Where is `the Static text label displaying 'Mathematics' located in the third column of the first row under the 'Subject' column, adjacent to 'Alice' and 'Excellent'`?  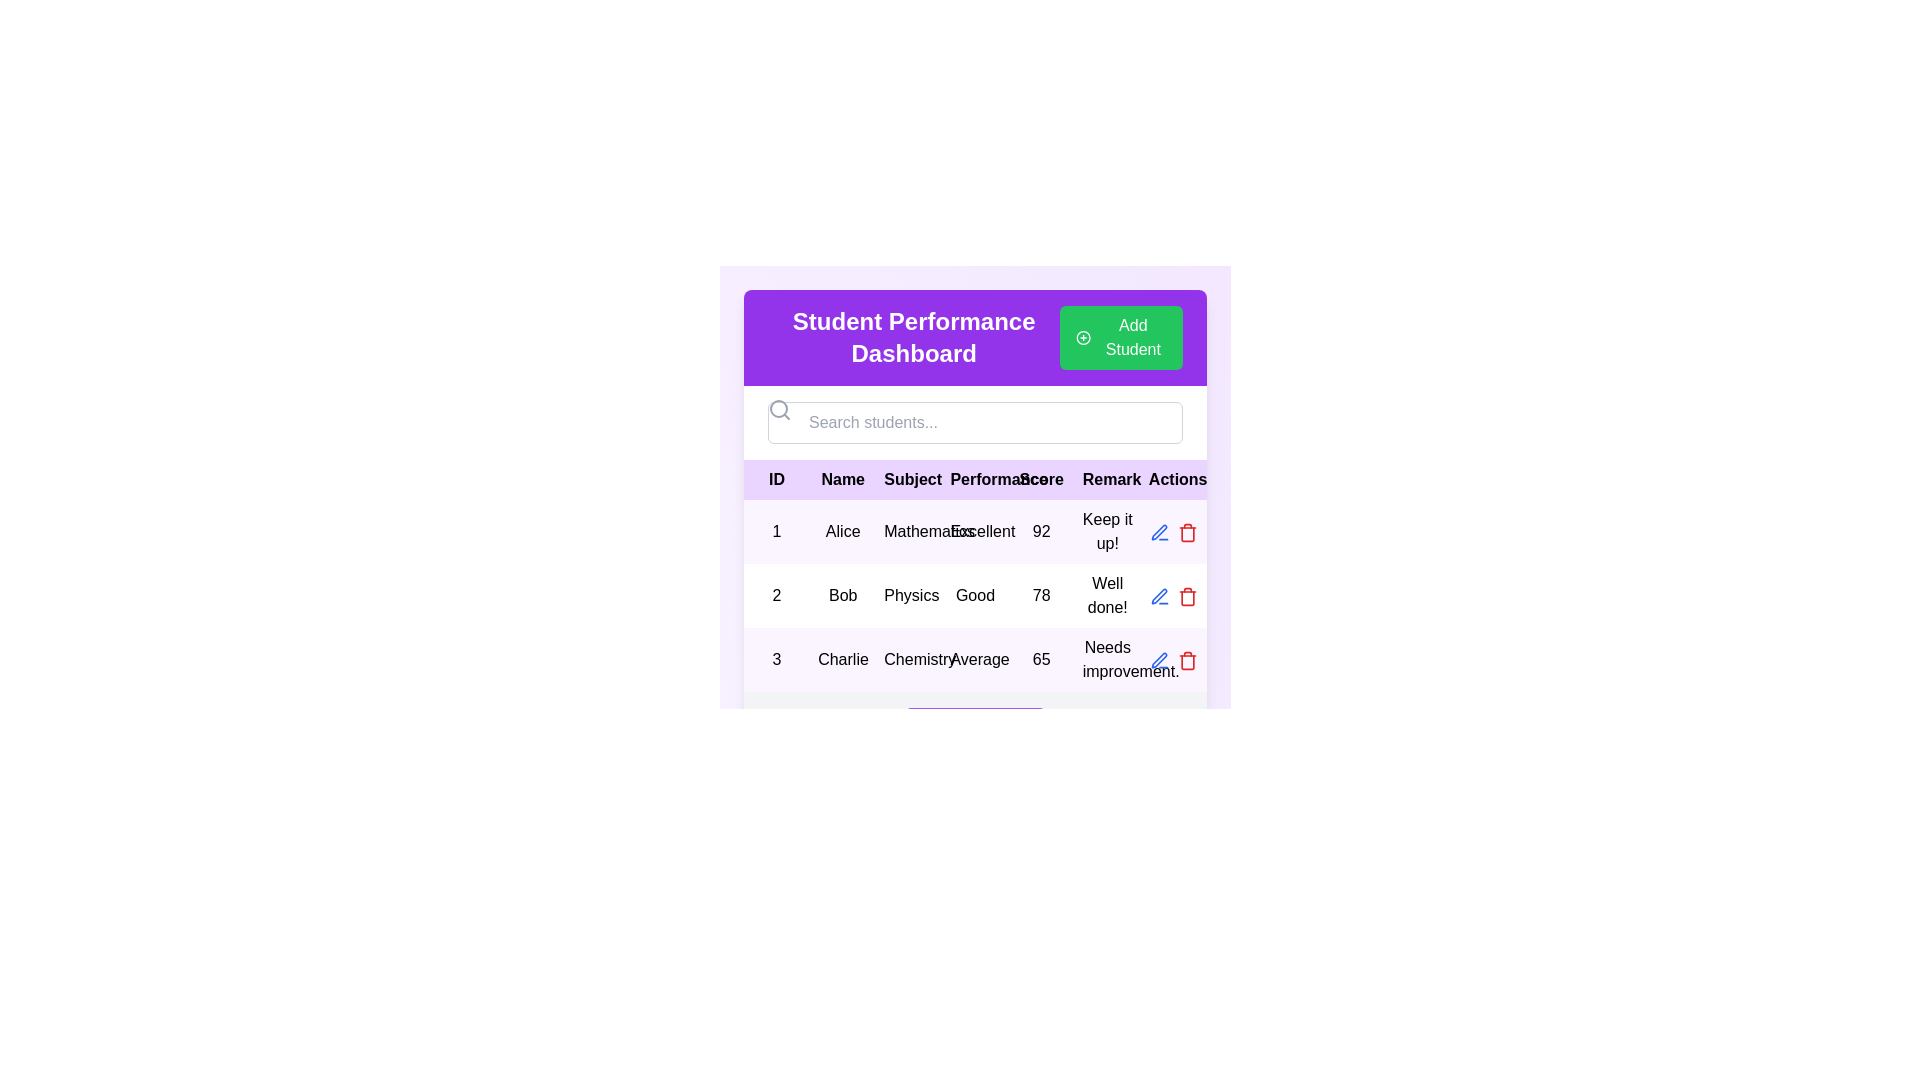 the Static text label displaying 'Mathematics' located in the third column of the first row under the 'Subject' column, adjacent to 'Alice' and 'Excellent' is located at coordinates (908, 531).